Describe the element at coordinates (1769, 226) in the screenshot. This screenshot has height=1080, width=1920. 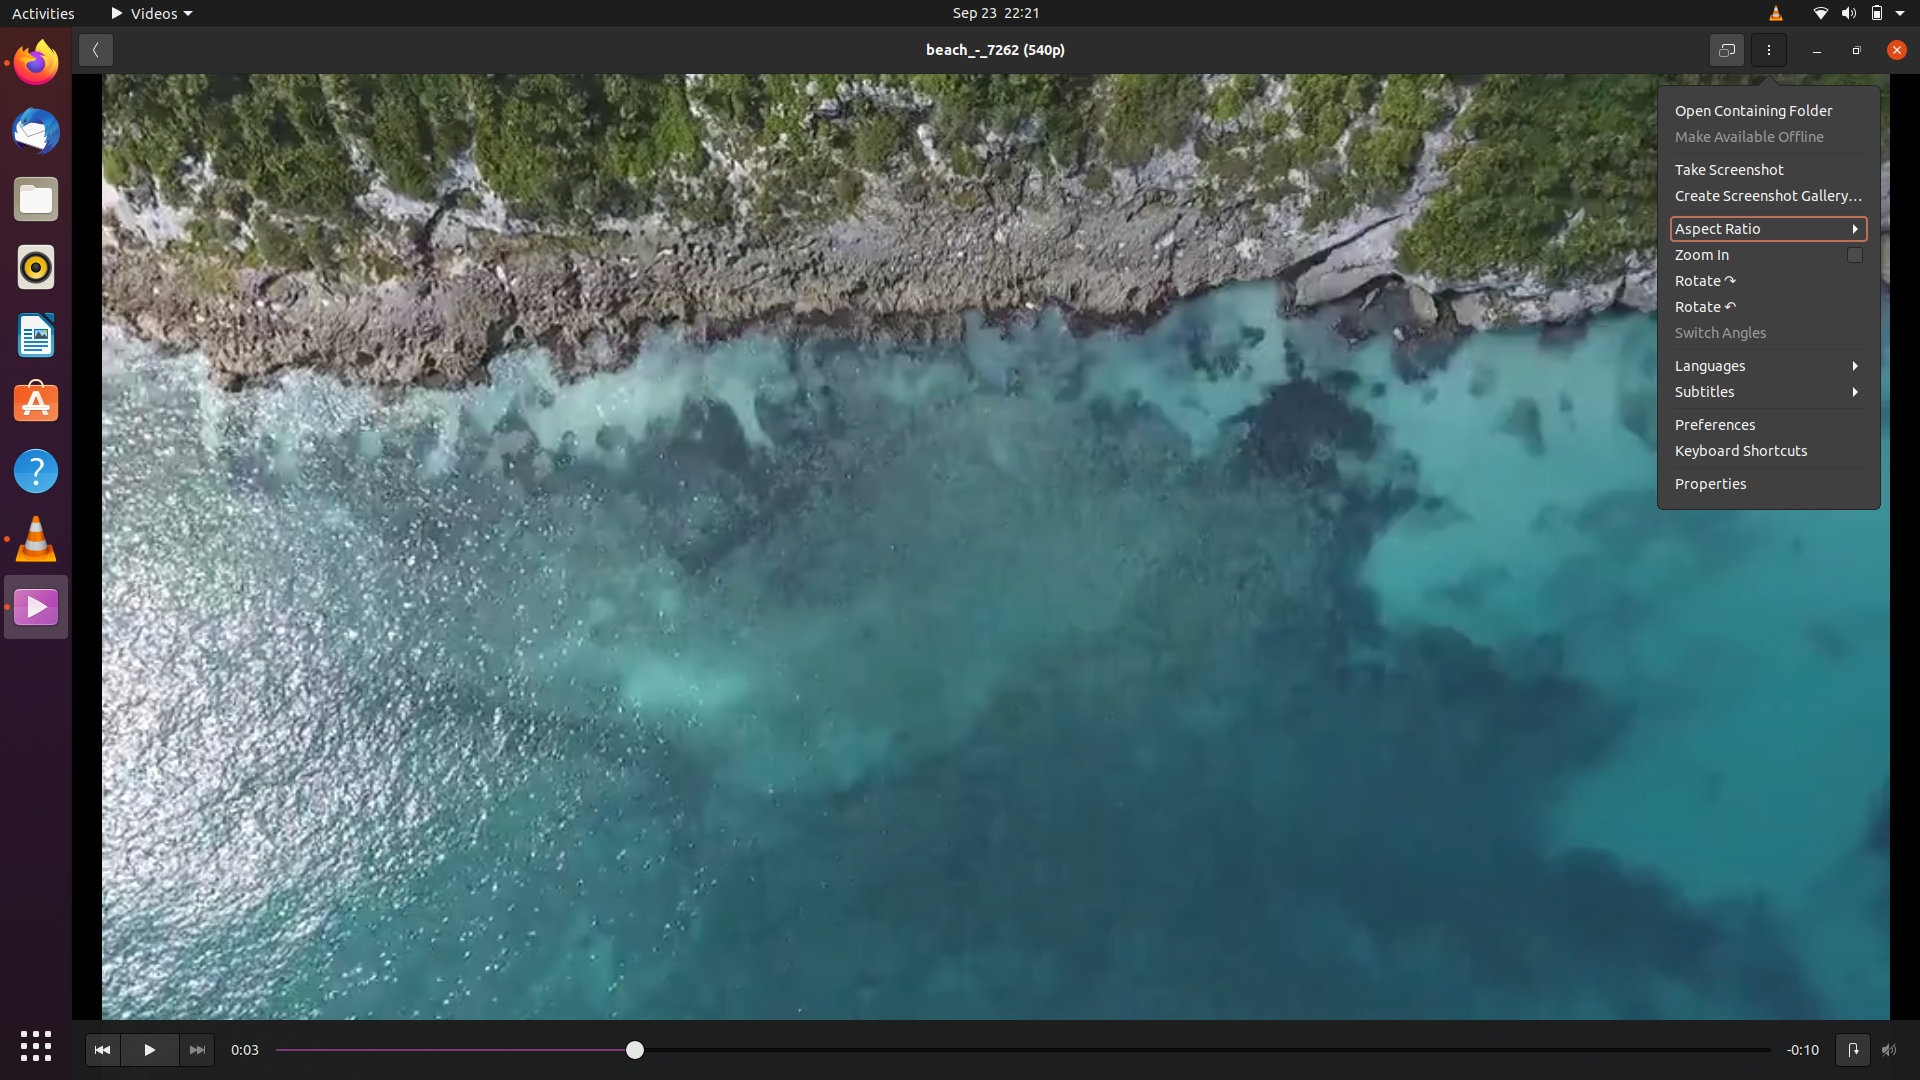
I see `the aspect ratio of the footage to 16:9` at that location.